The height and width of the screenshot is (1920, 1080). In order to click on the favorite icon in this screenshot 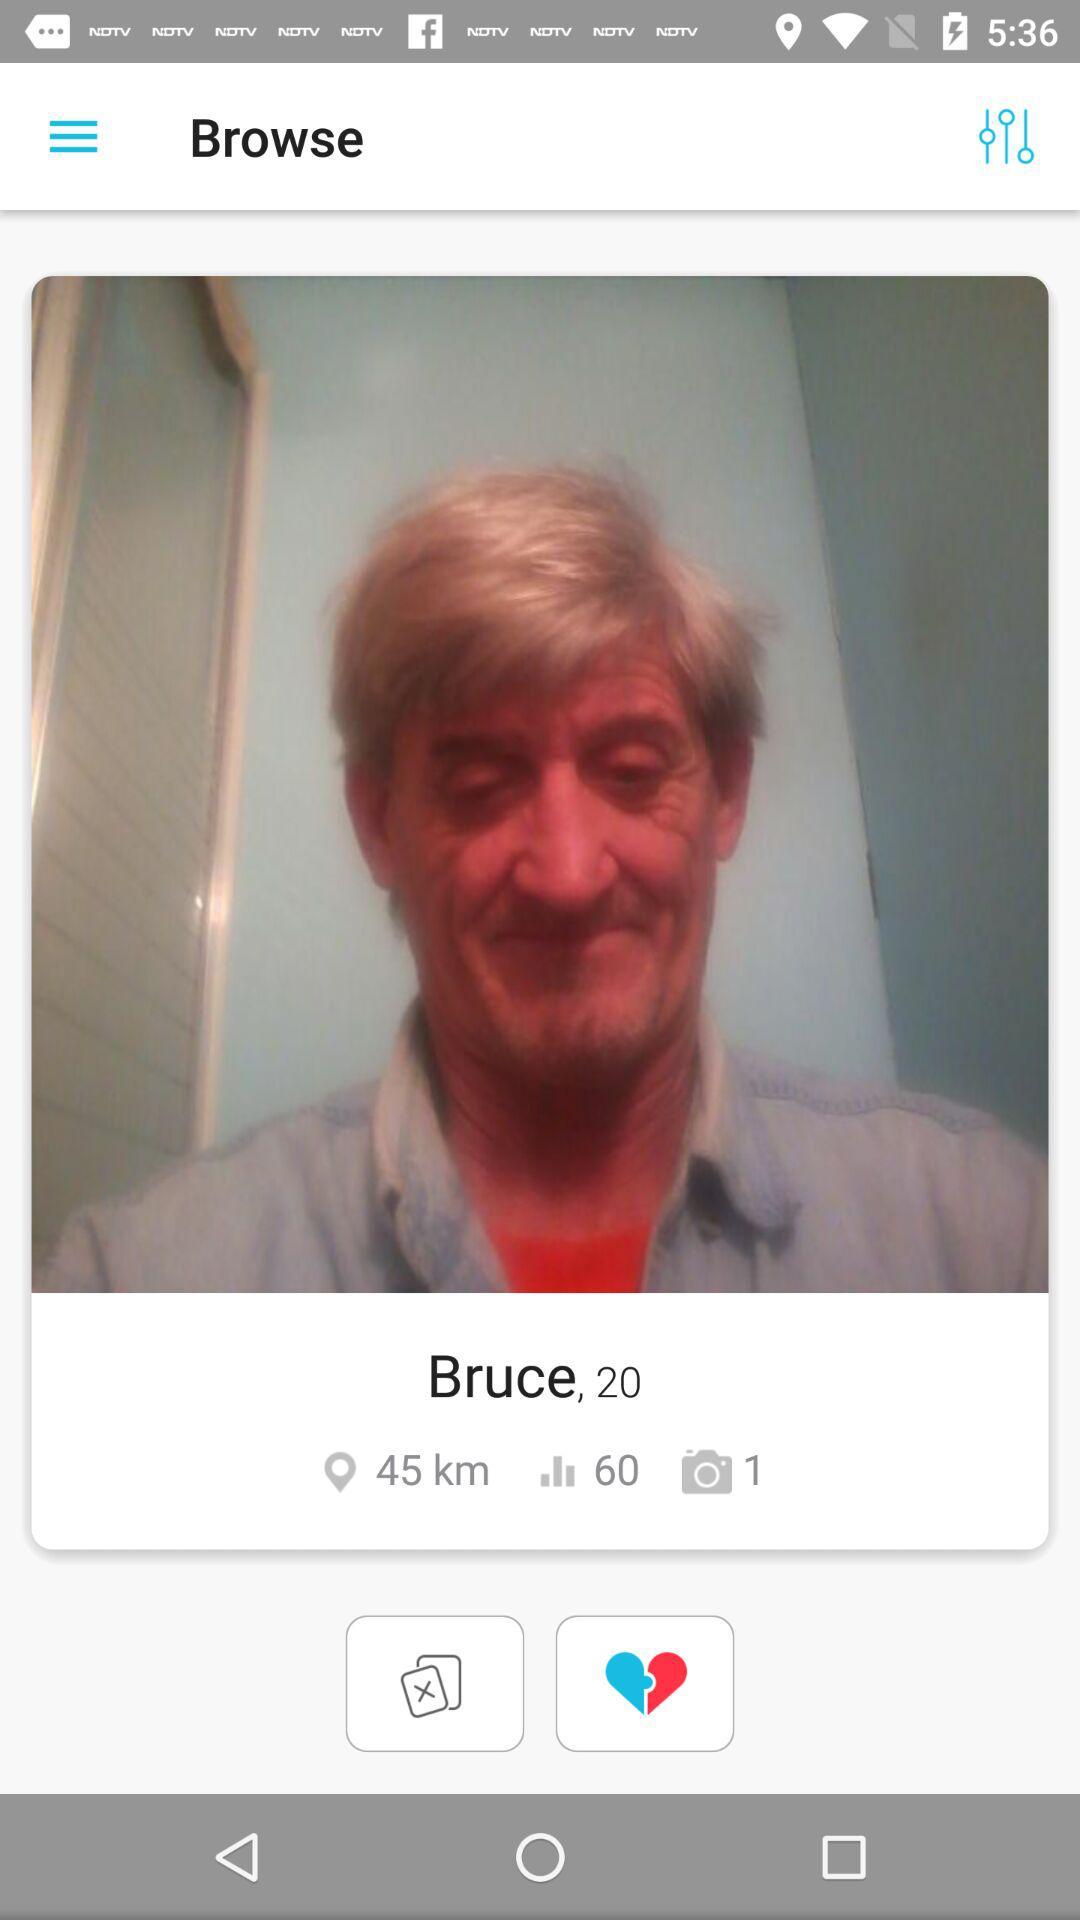, I will do `click(644, 1682)`.